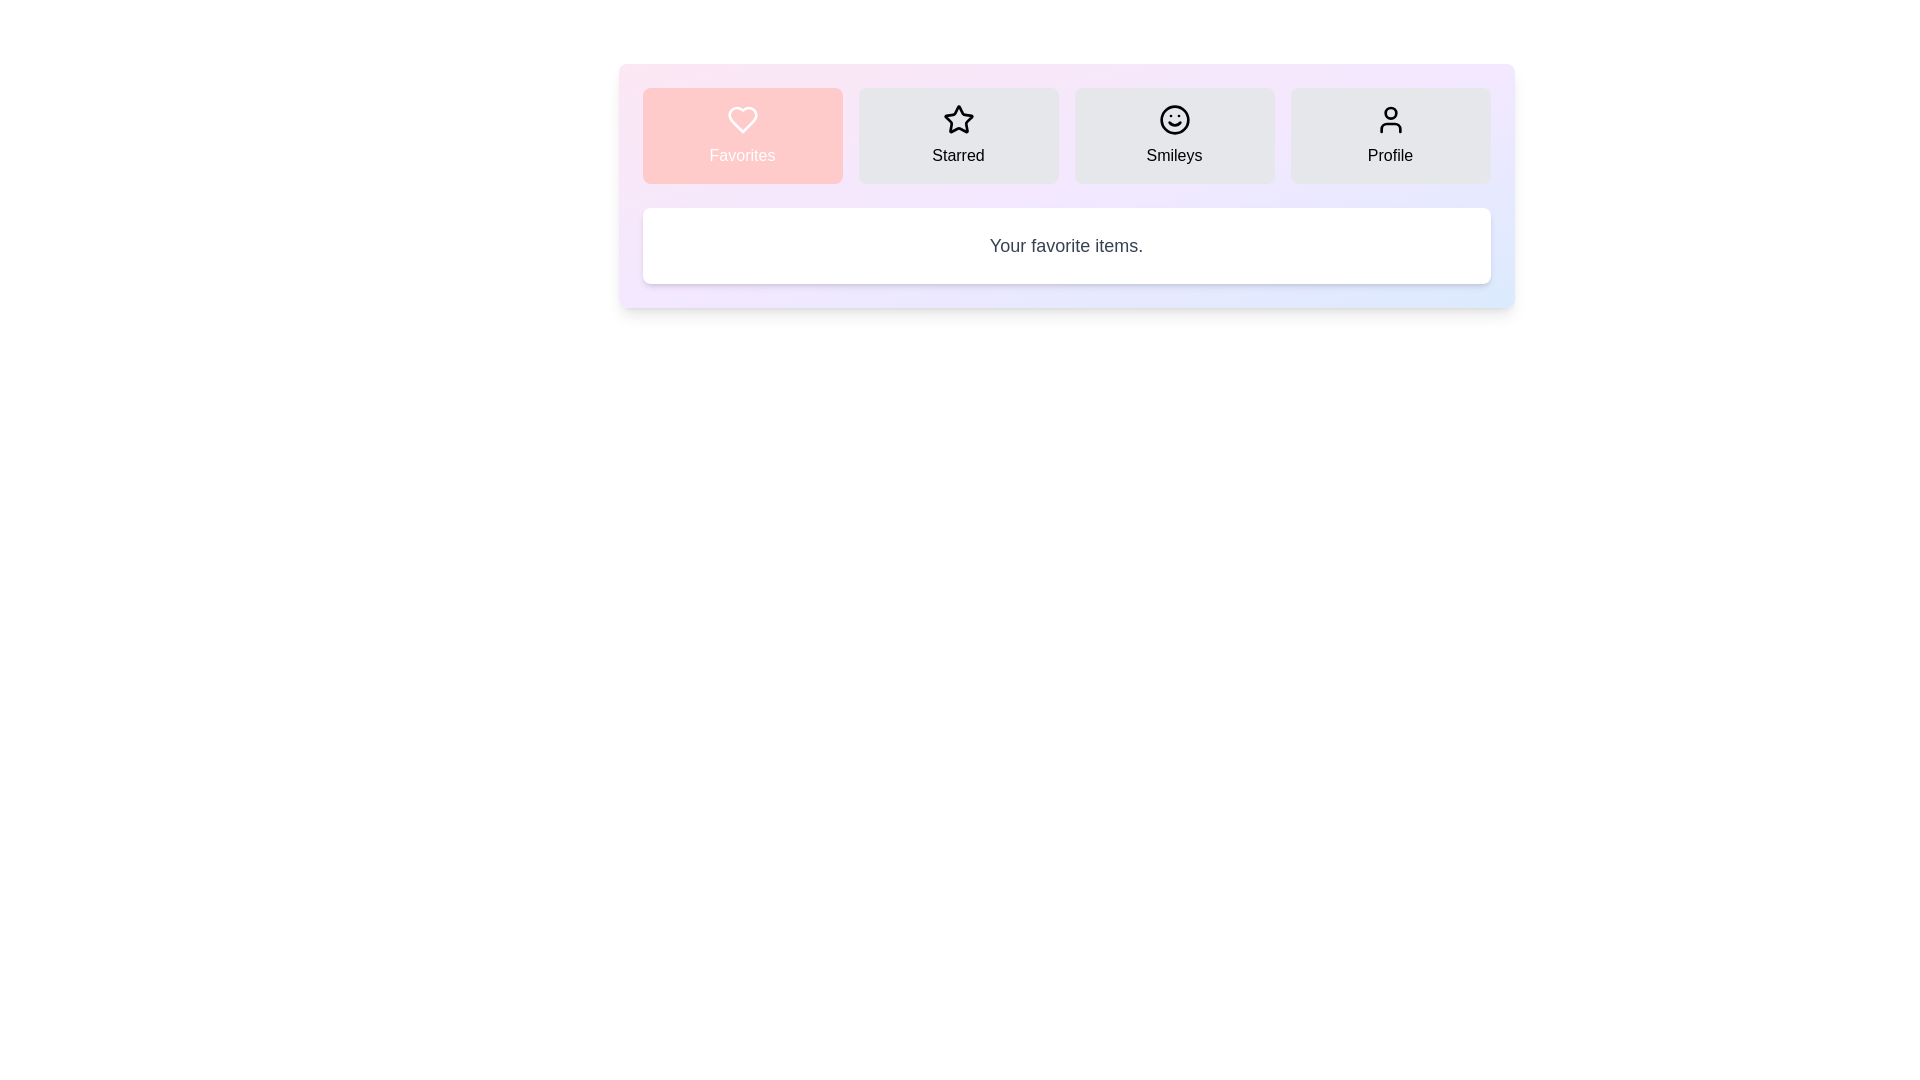 The width and height of the screenshot is (1920, 1080). Describe the element at coordinates (1174, 135) in the screenshot. I see `the Smileys tab by clicking on it` at that location.